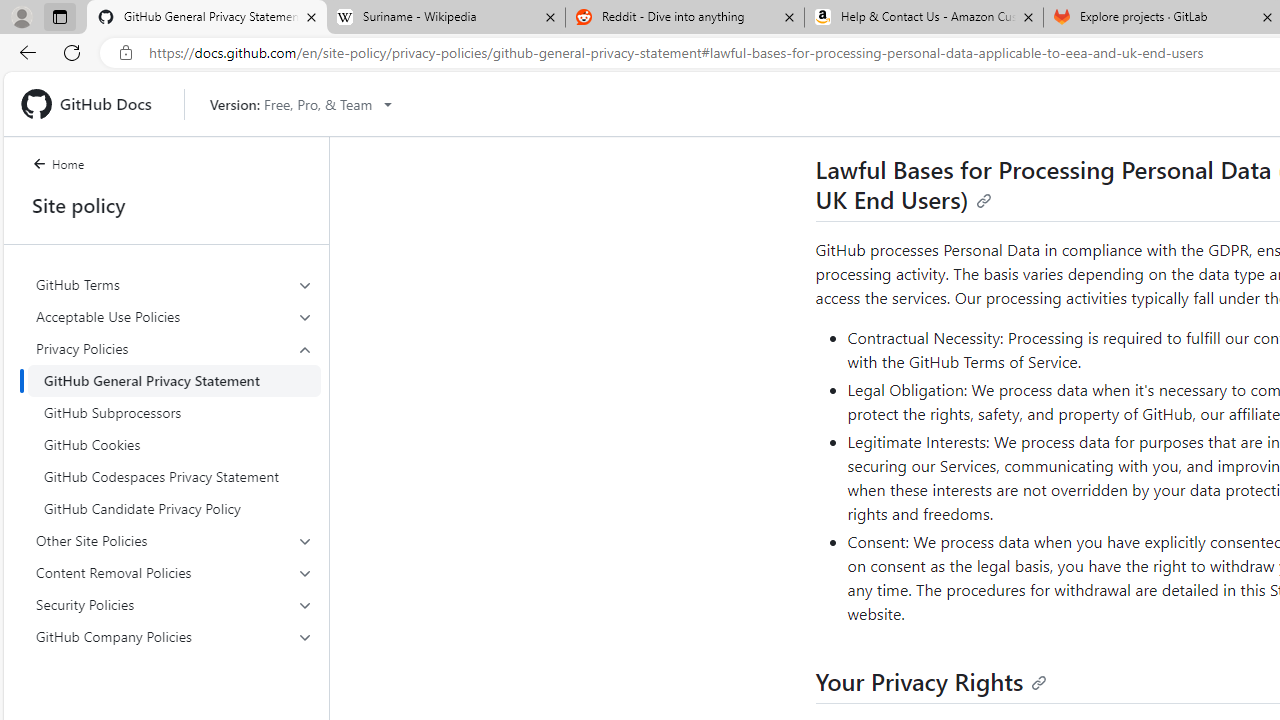  Describe the element at coordinates (174, 411) in the screenshot. I see `'GitHub Subprocessors'` at that location.